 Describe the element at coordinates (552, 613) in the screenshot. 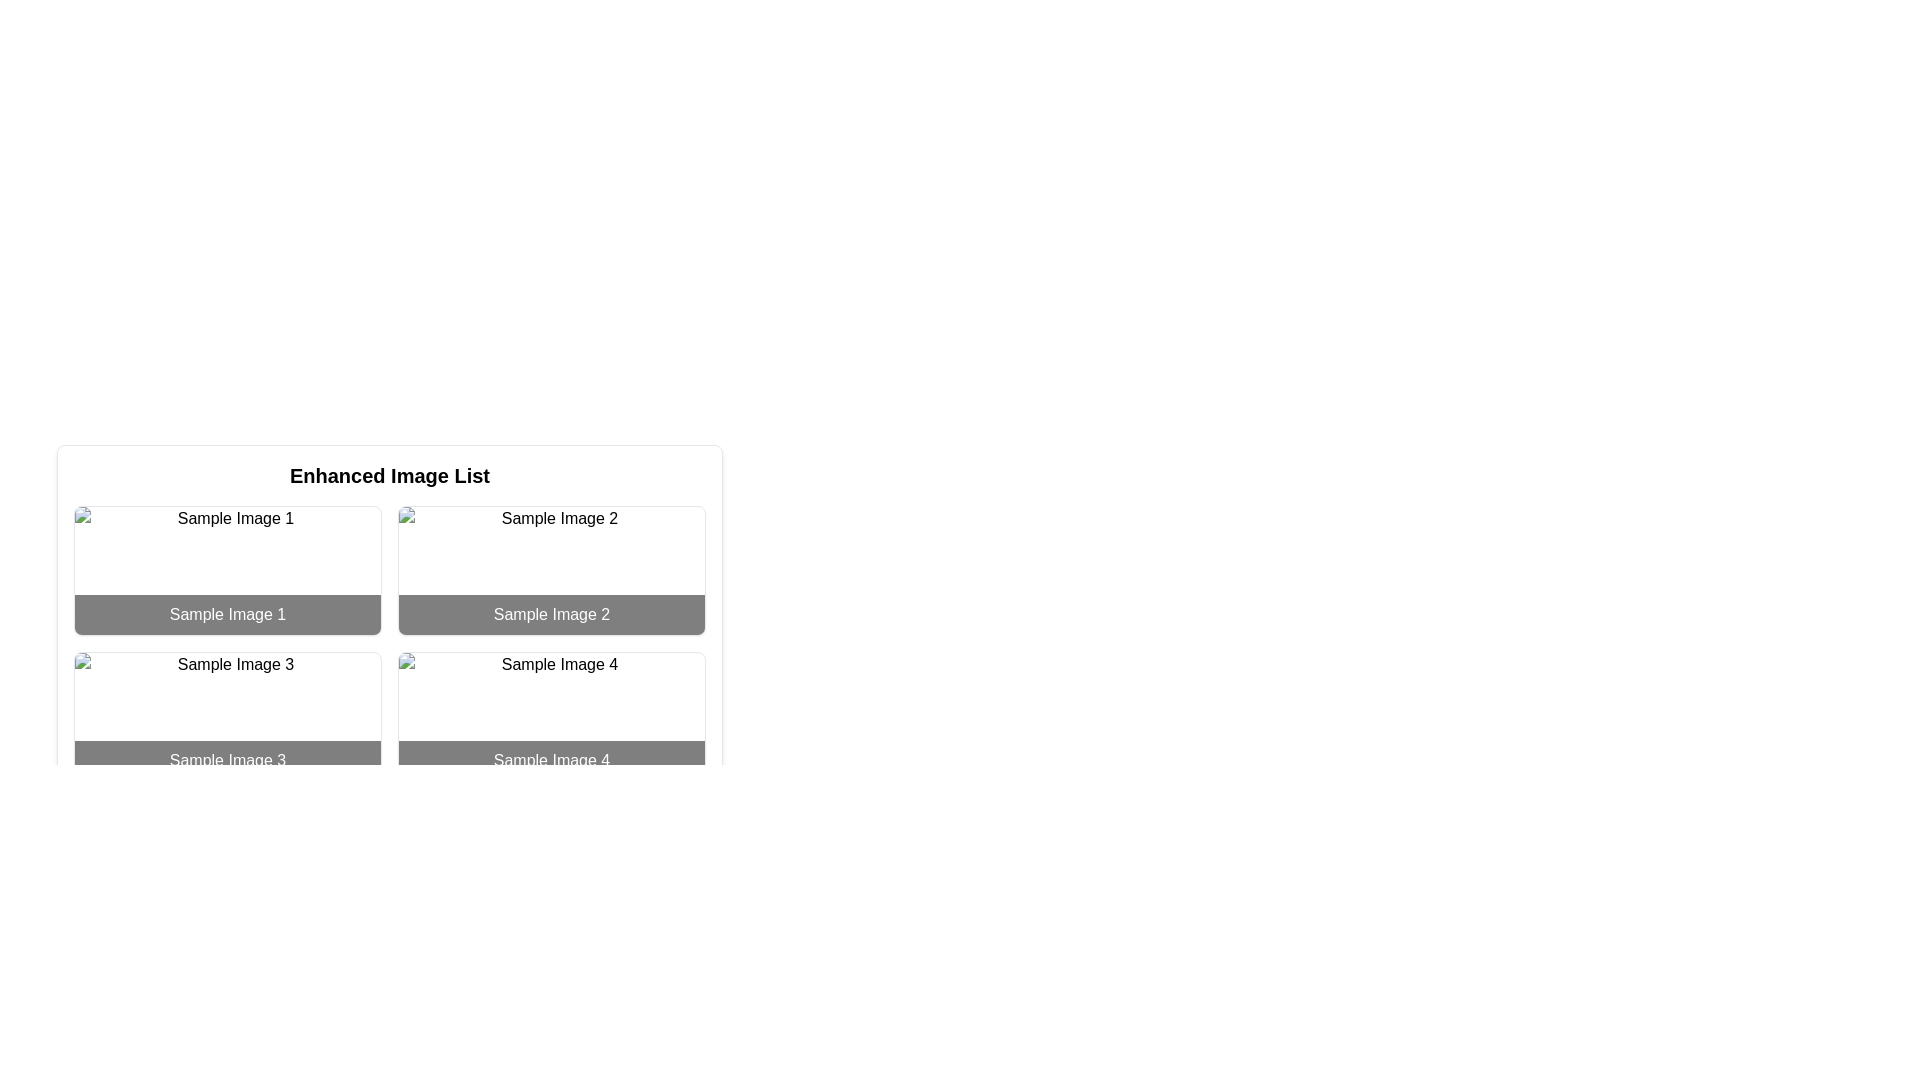

I see `label section that contains white text reading 'Sample Image 2', located at the bottom of the second image card in the top row of a grid layout` at that location.